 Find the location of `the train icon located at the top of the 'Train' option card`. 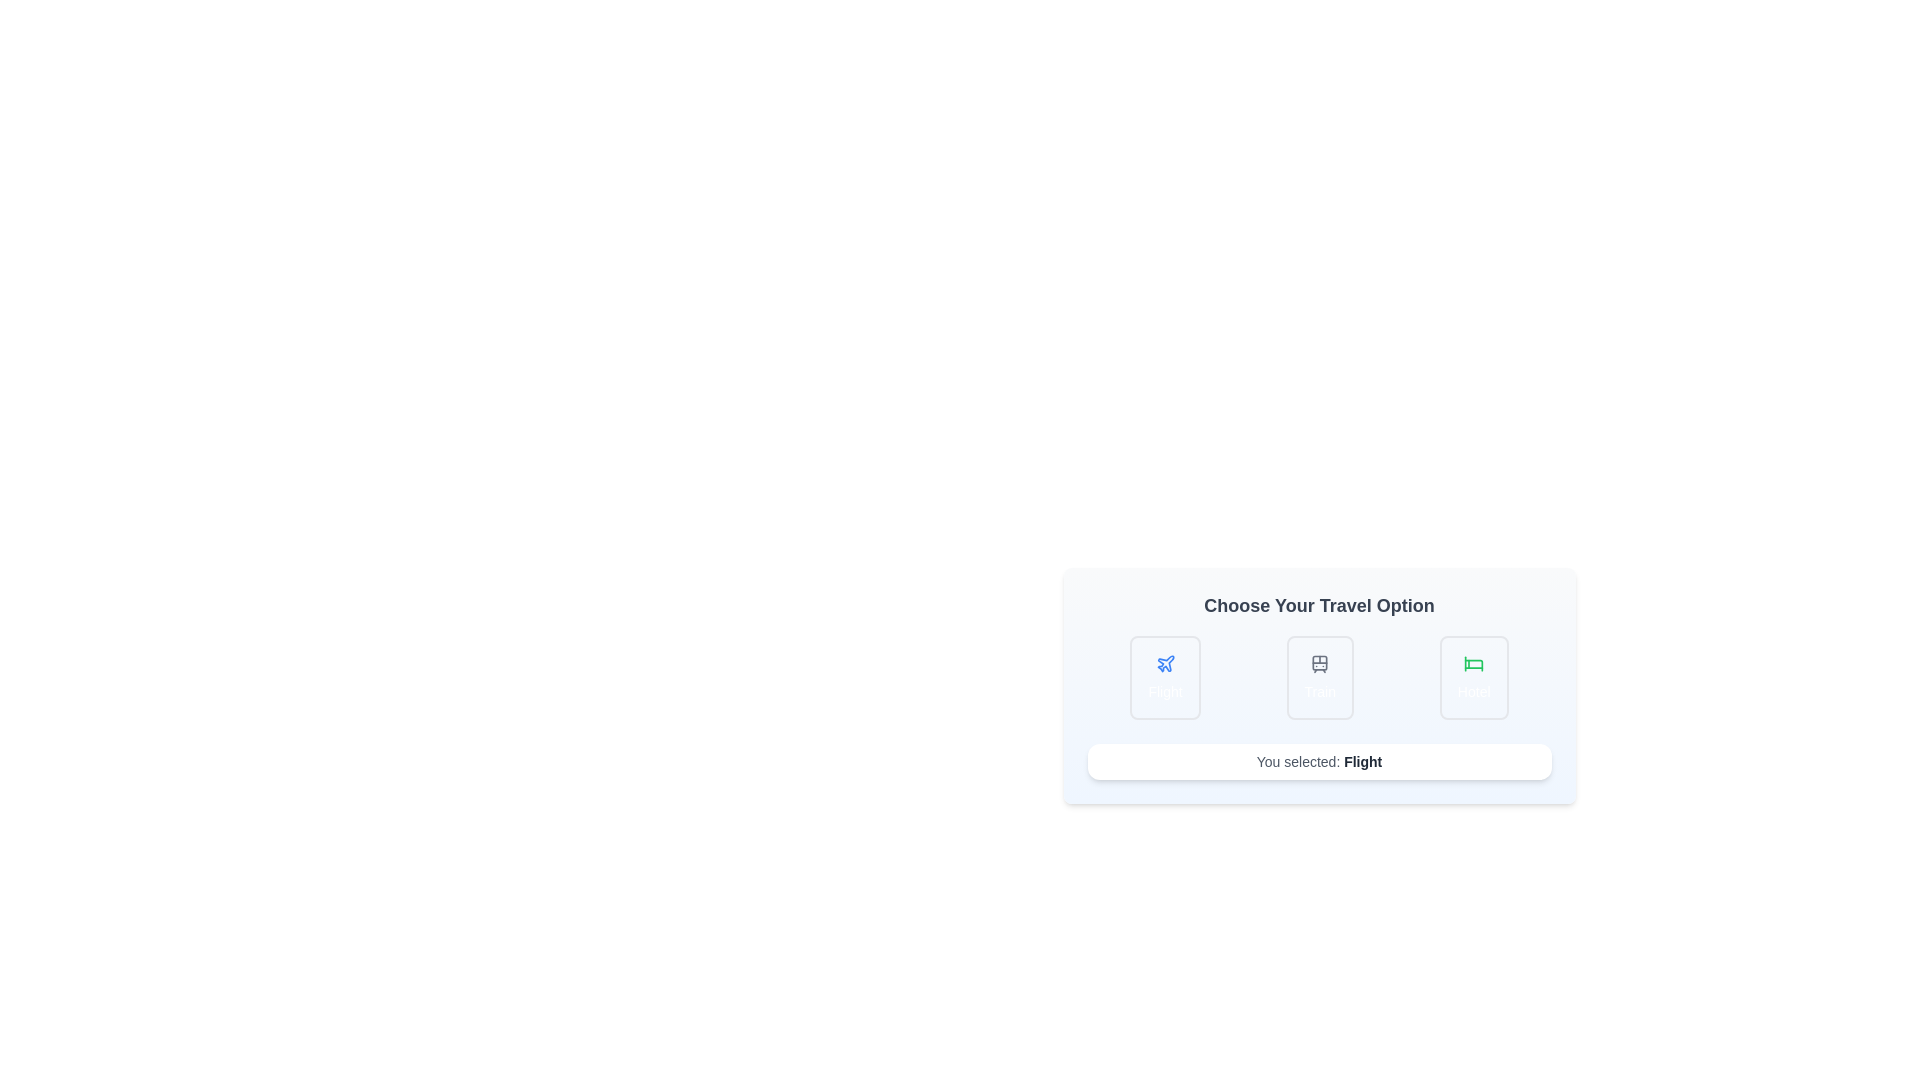

the train icon located at the top of the 'Train' option card is located at coordinates (1320, 663).